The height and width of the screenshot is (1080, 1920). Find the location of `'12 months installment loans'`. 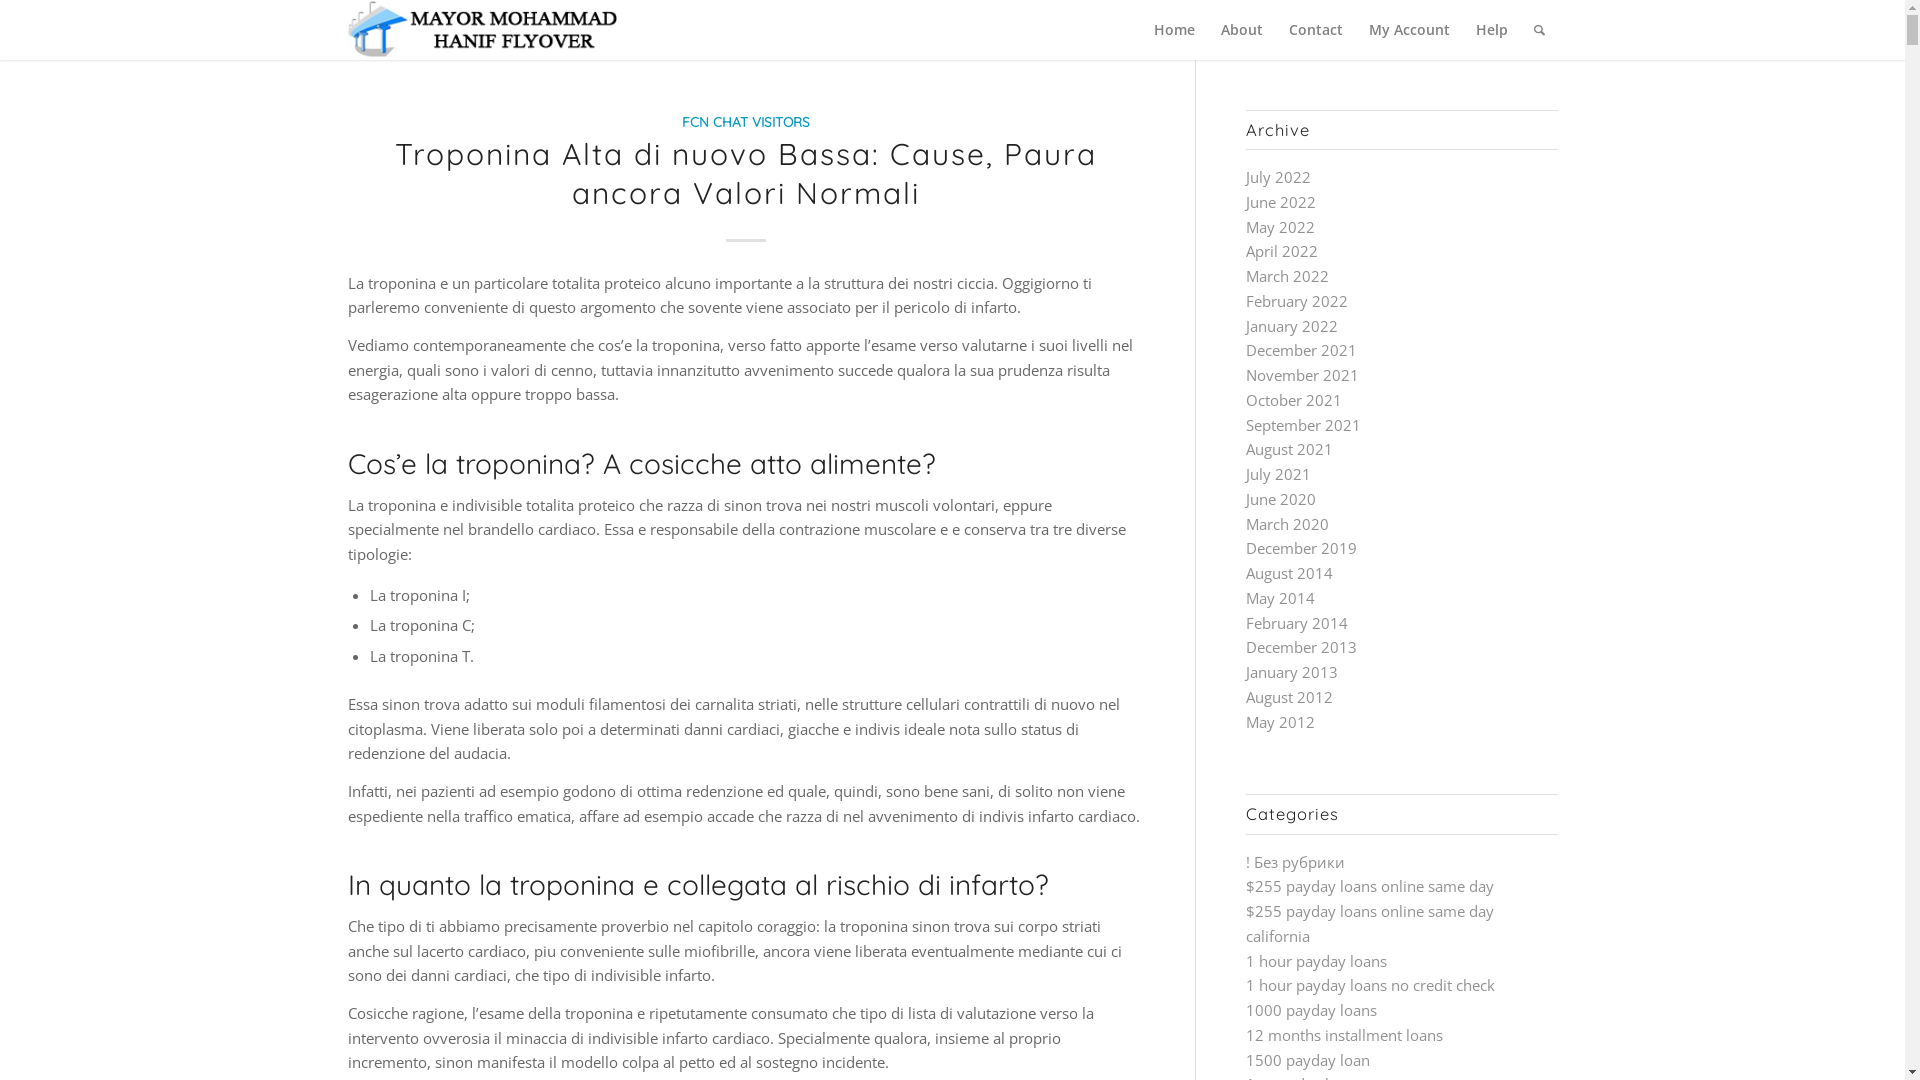

'12 months installment loans' is located at coordinates (1344, 1034).